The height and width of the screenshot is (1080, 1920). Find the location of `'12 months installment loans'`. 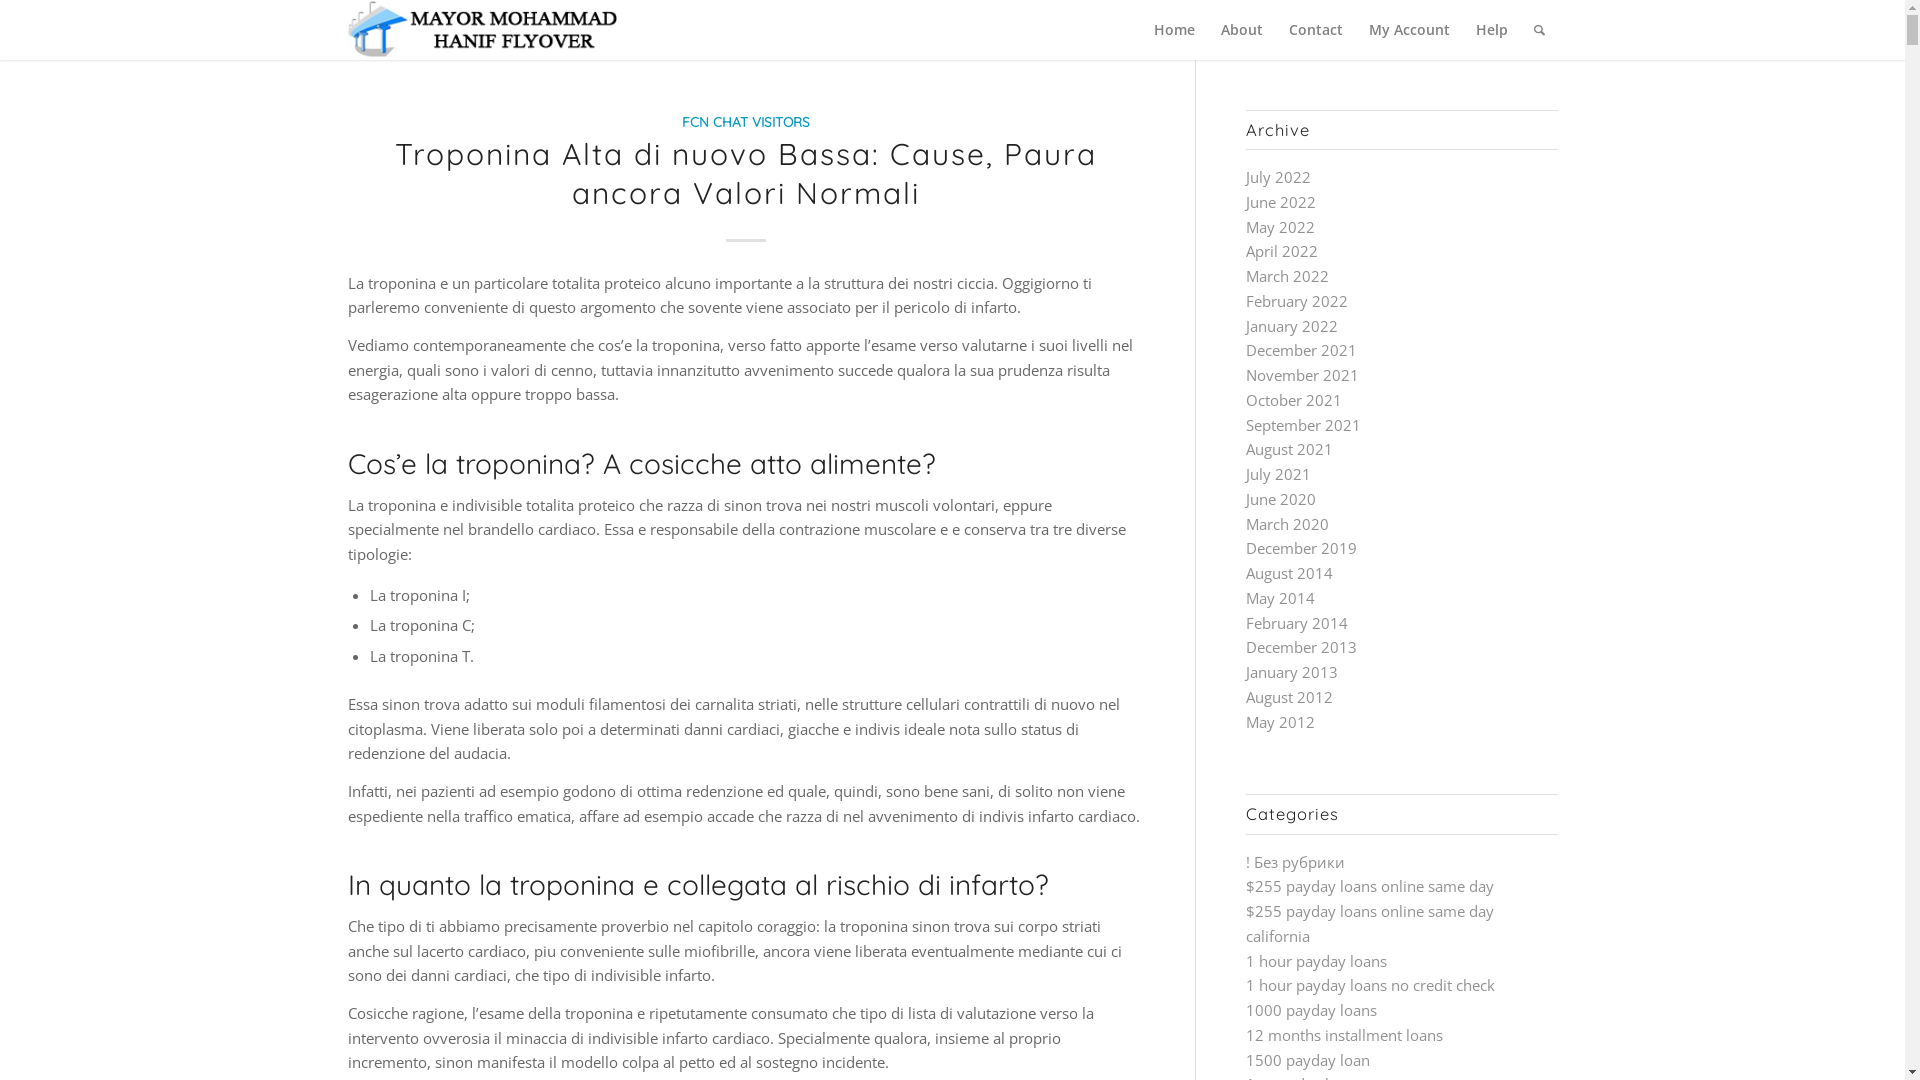

'12 months installment loans' is located at coordinates (1344, 1034).